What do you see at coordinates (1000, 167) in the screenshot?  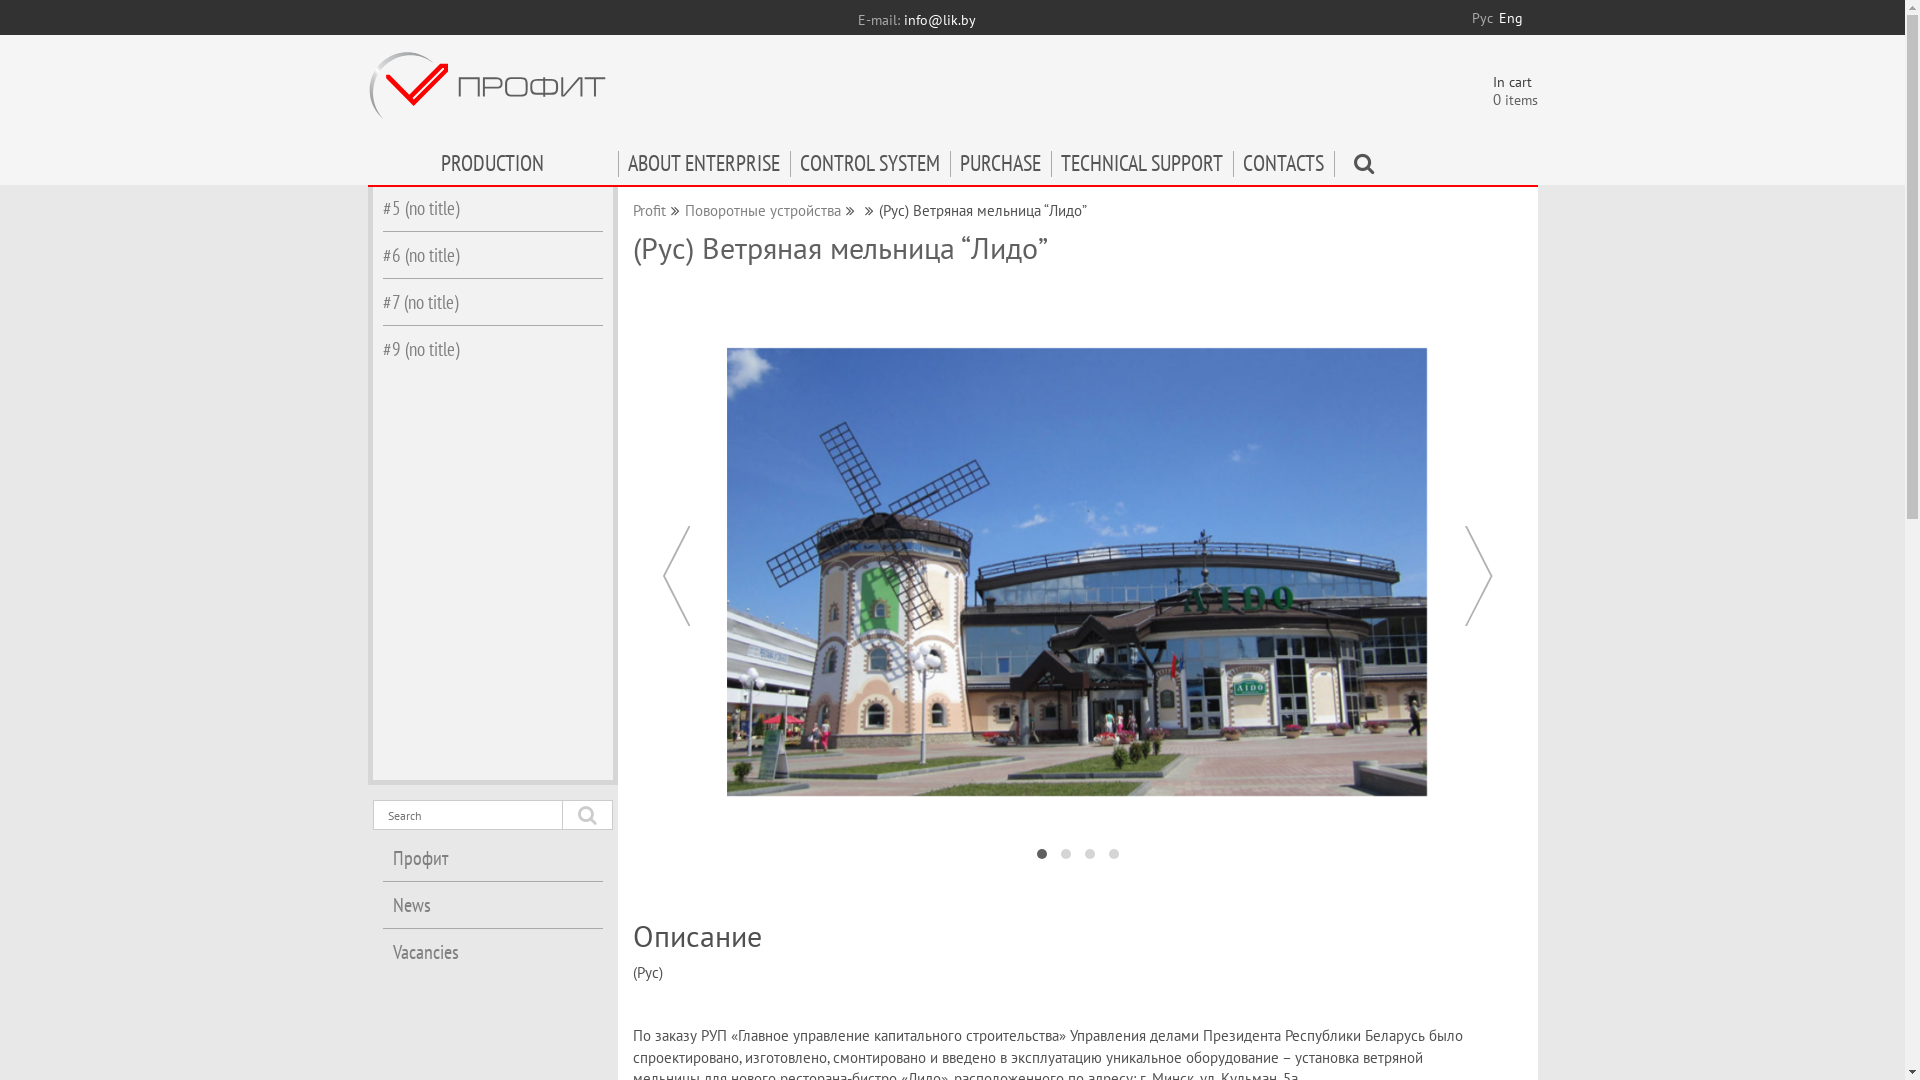 I see `'PURCHASE'` at bounding box center [1000, 167].